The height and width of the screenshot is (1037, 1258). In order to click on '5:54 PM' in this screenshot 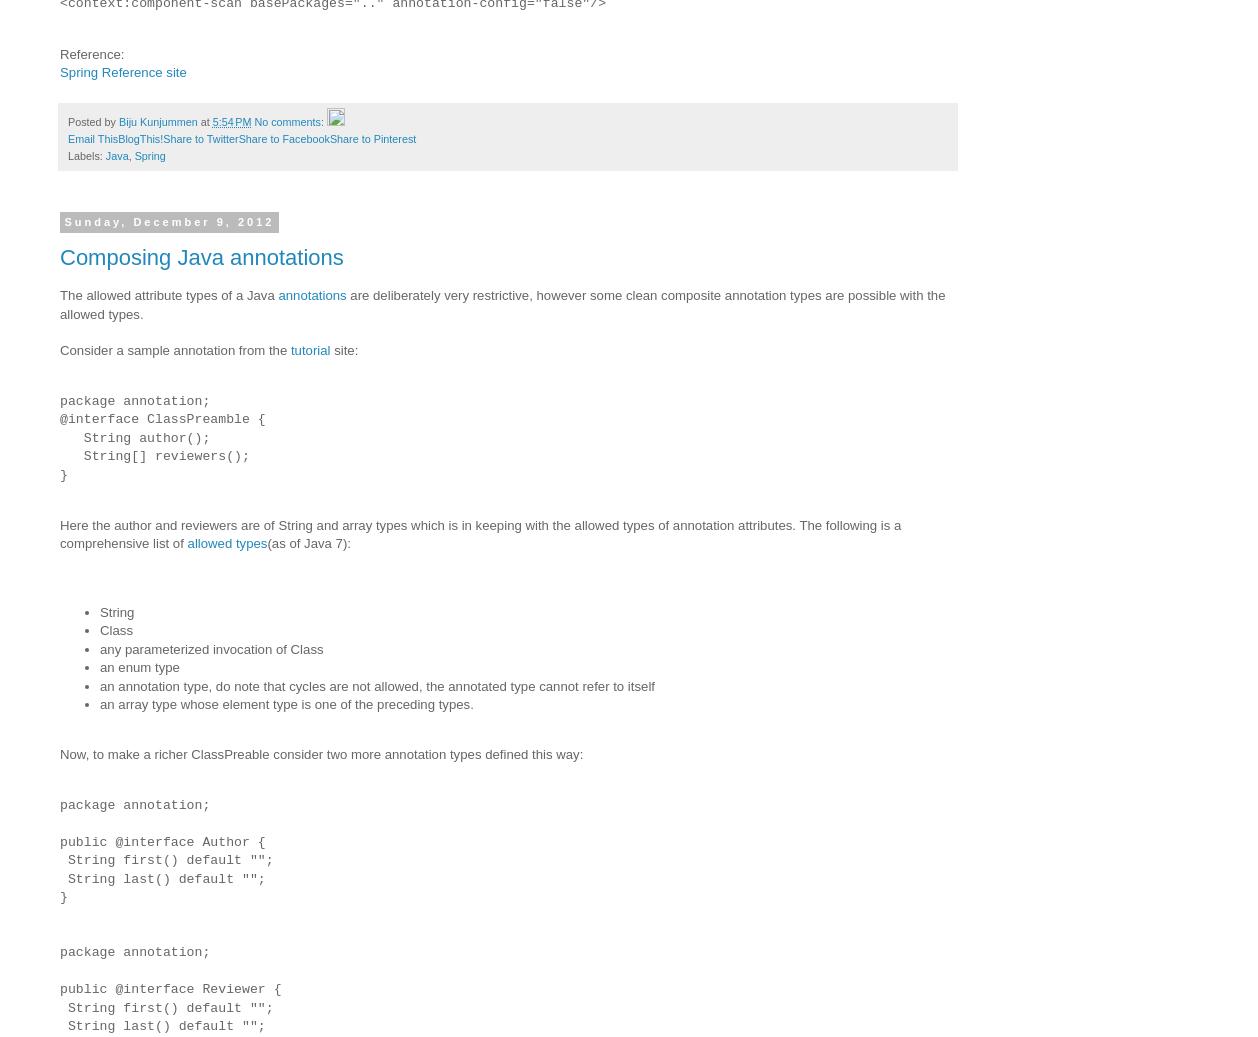, I will do `click(231, 120)`.